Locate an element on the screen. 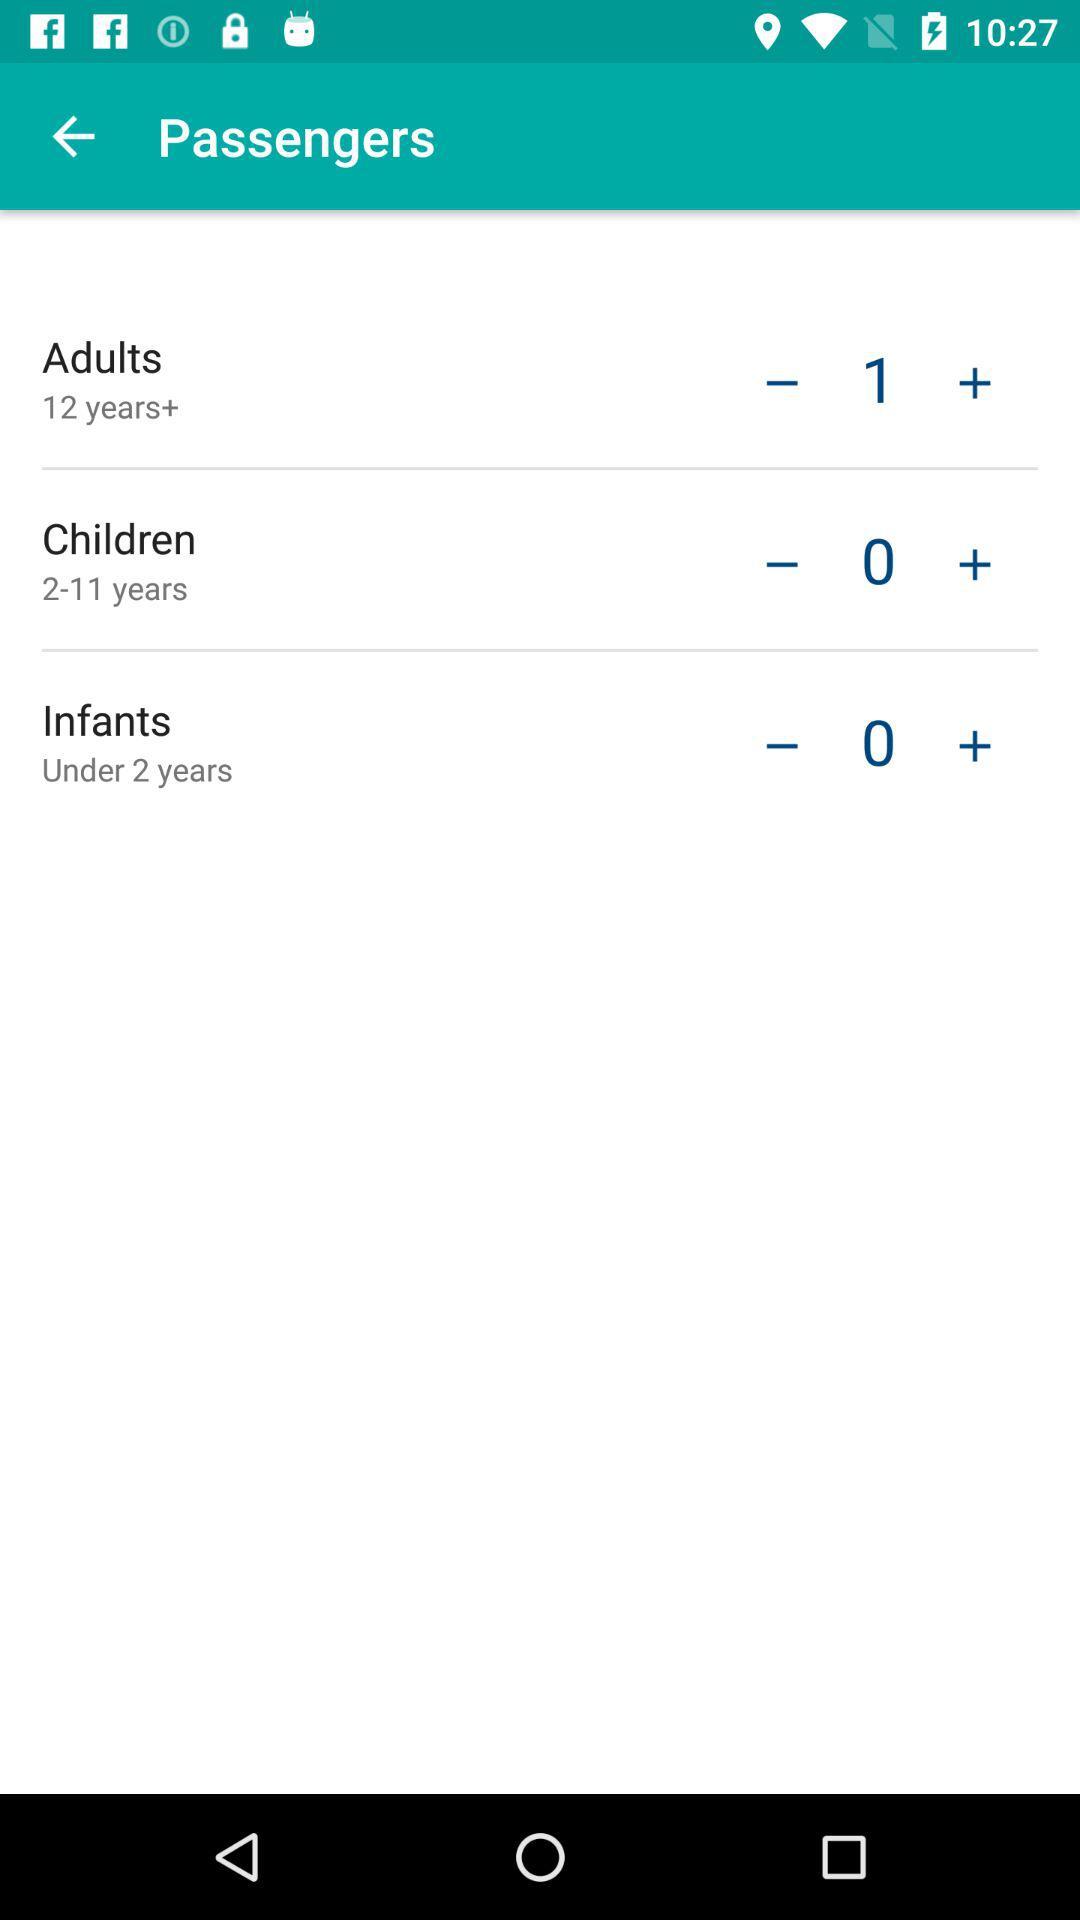 Image resolution: width=1080 pixels, height=1920 pixels. an infant passenger is located at coordinates (974, 742).